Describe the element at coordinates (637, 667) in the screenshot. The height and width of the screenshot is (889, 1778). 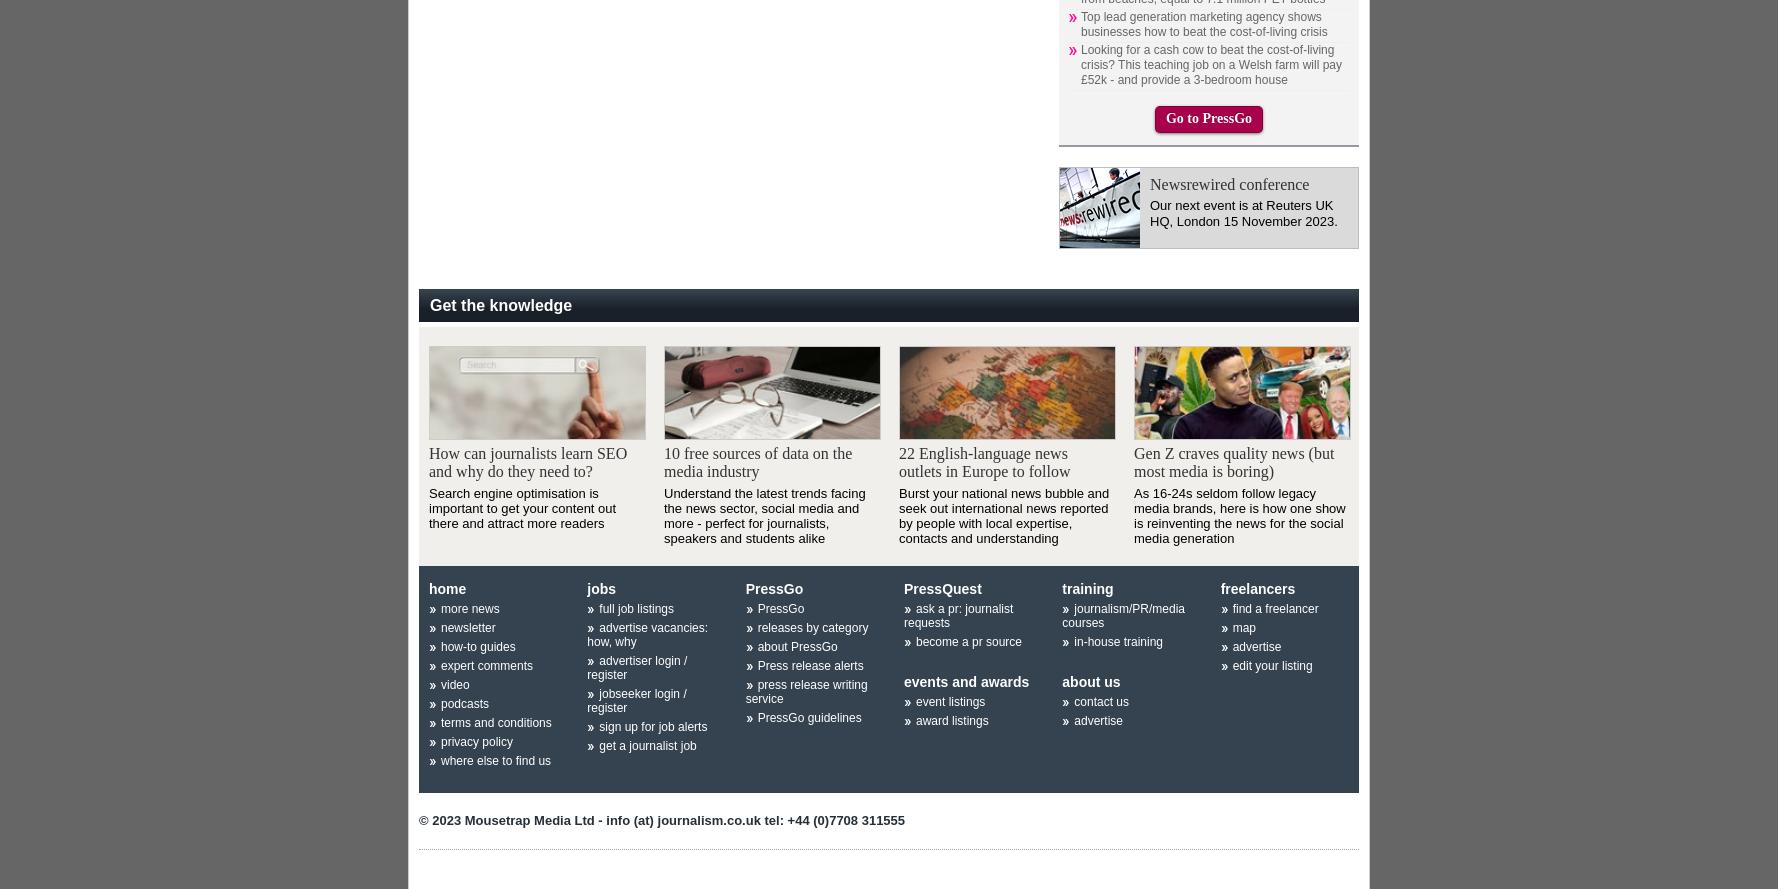
I see `'advertiser login / register'` at that location.